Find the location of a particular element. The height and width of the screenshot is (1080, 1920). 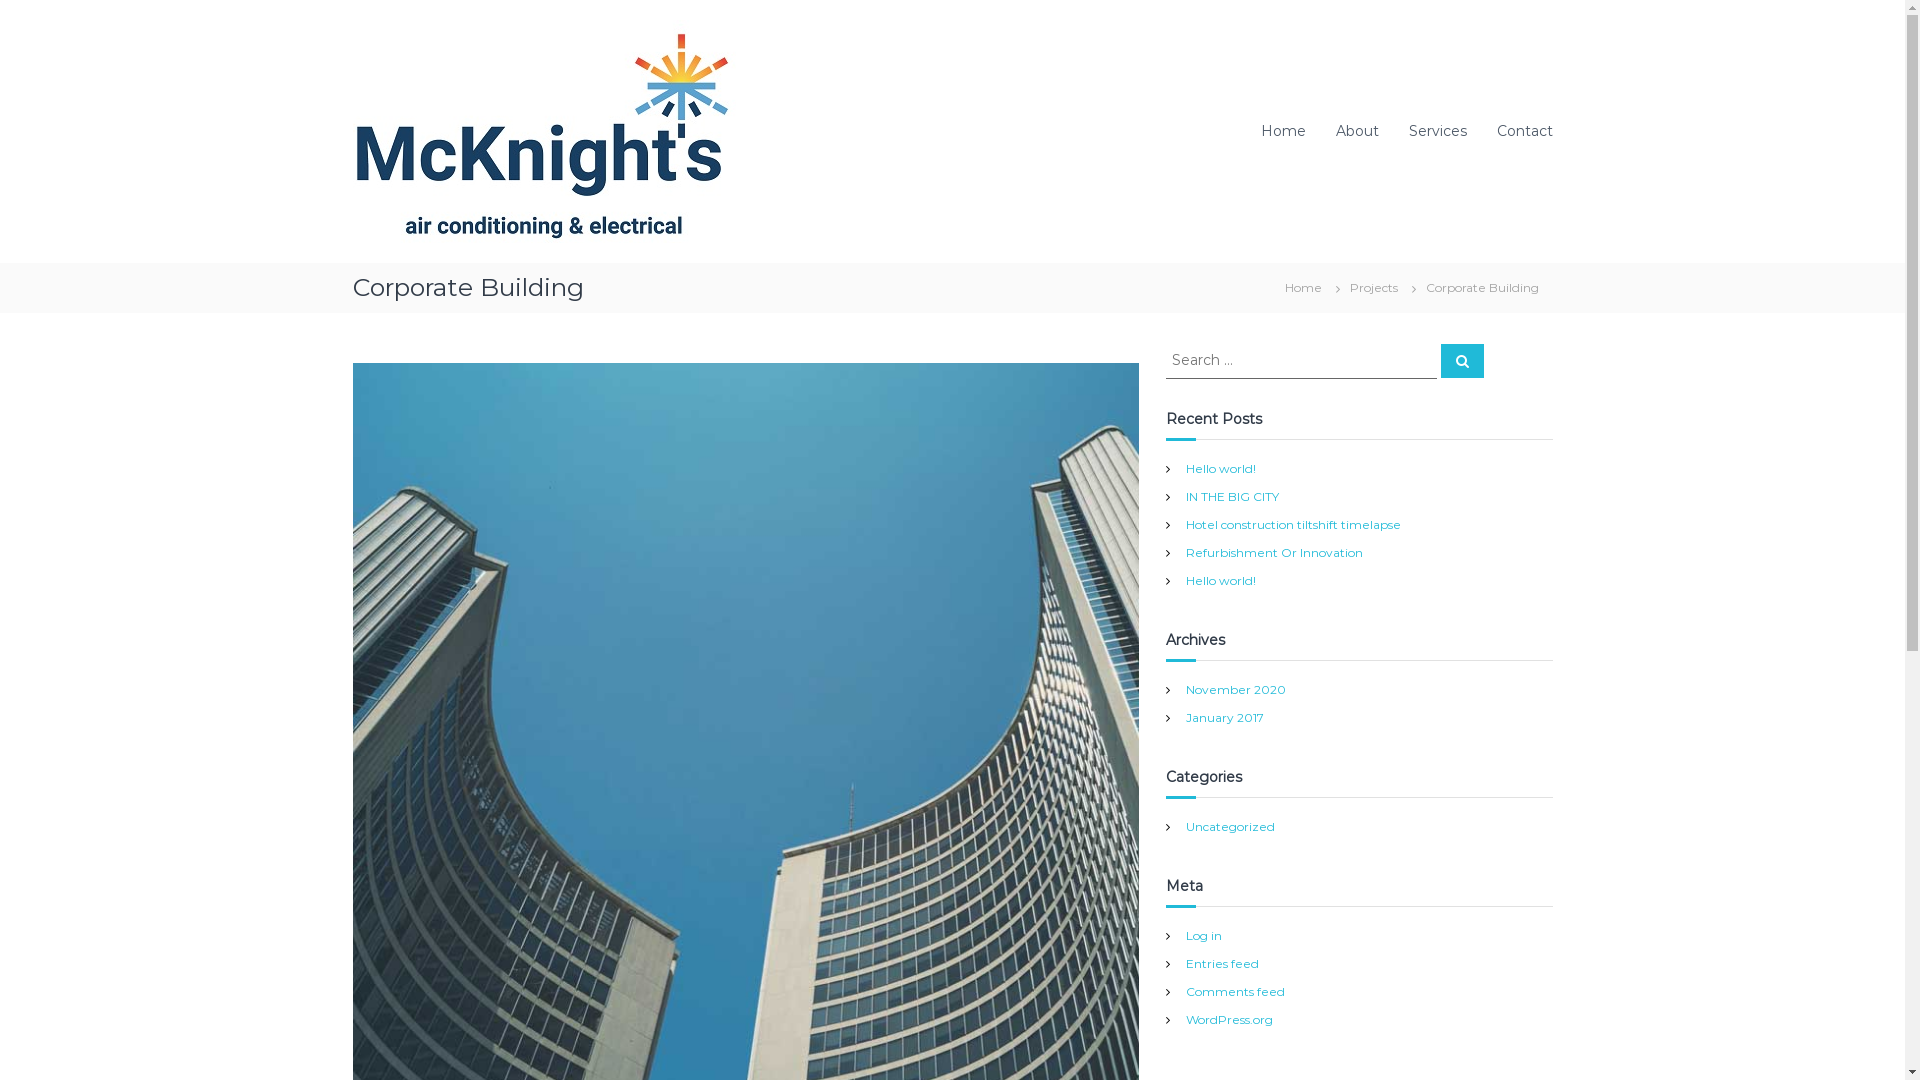

'IN THE BIG CITY' is located at coordinates (1231, 495).